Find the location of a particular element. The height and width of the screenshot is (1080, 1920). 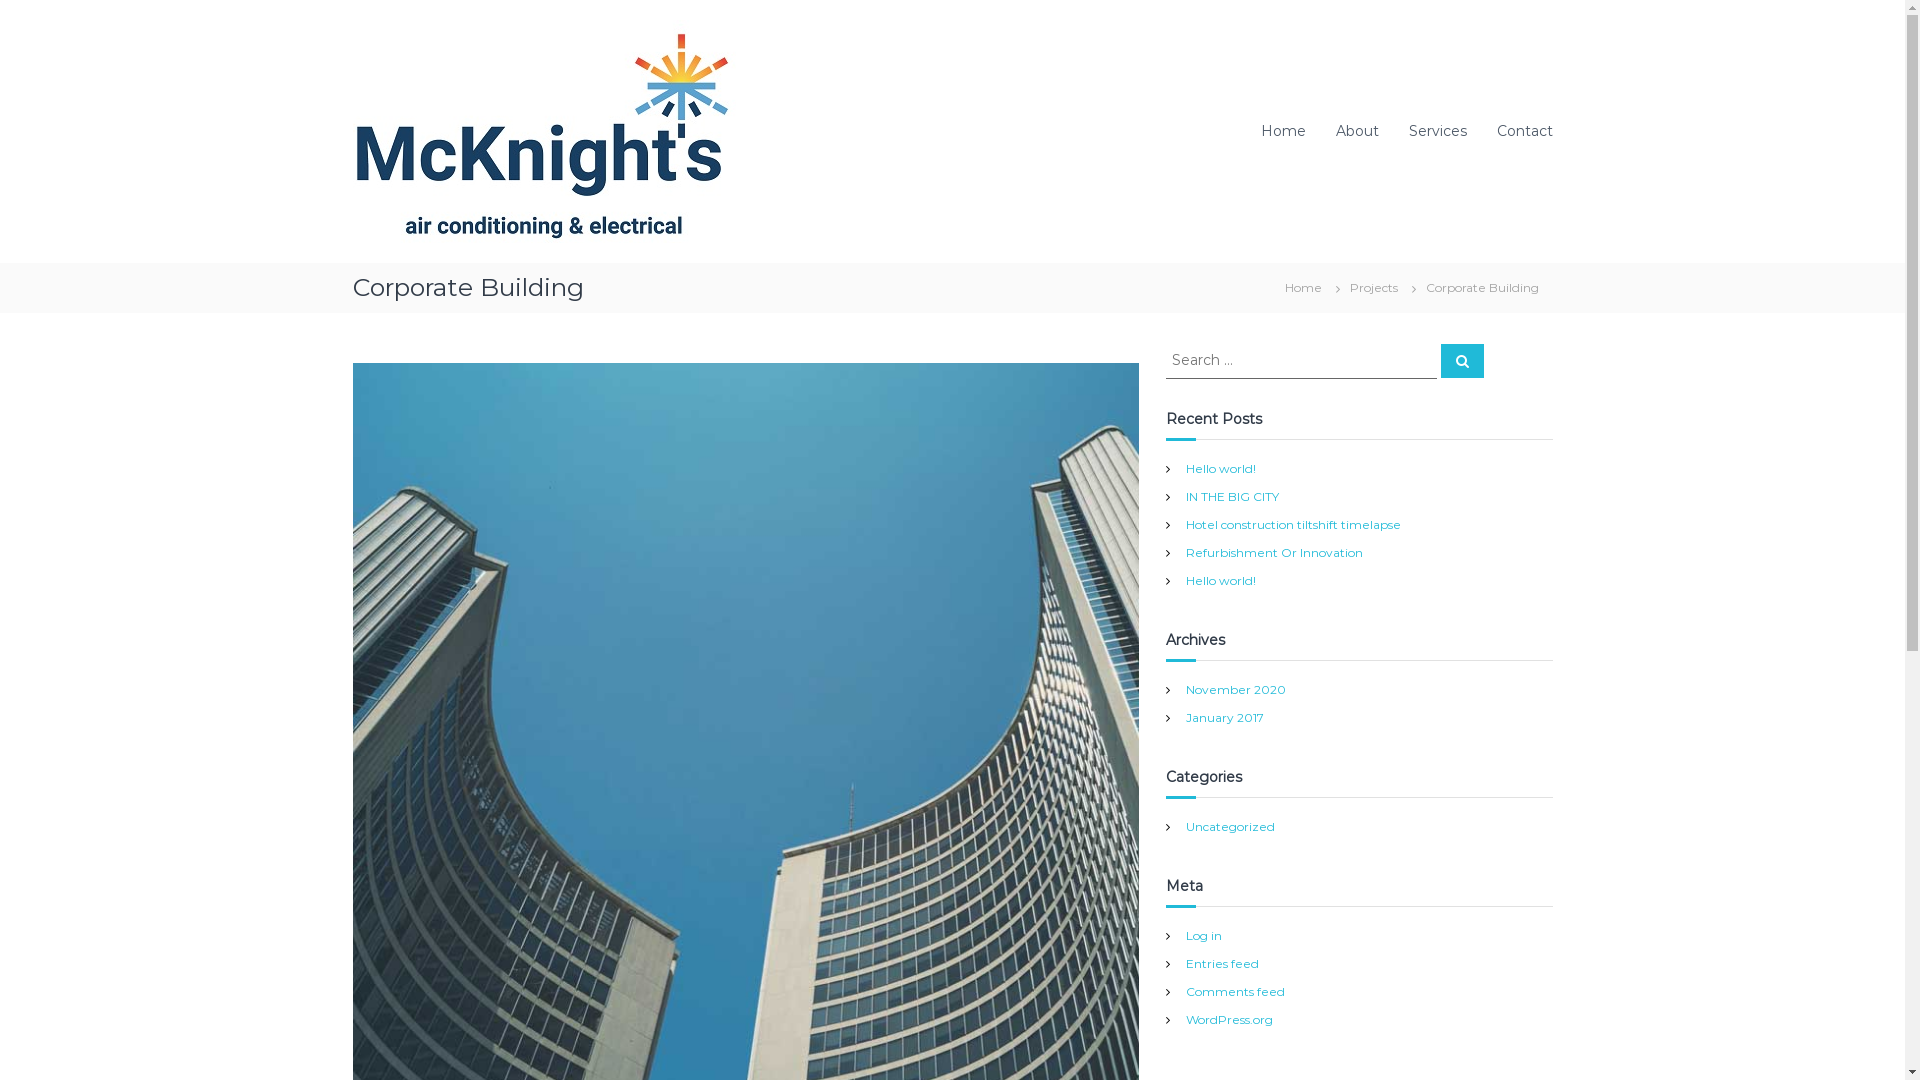

'IN THE BIG CITY' is located at coordinates (1231, 495).